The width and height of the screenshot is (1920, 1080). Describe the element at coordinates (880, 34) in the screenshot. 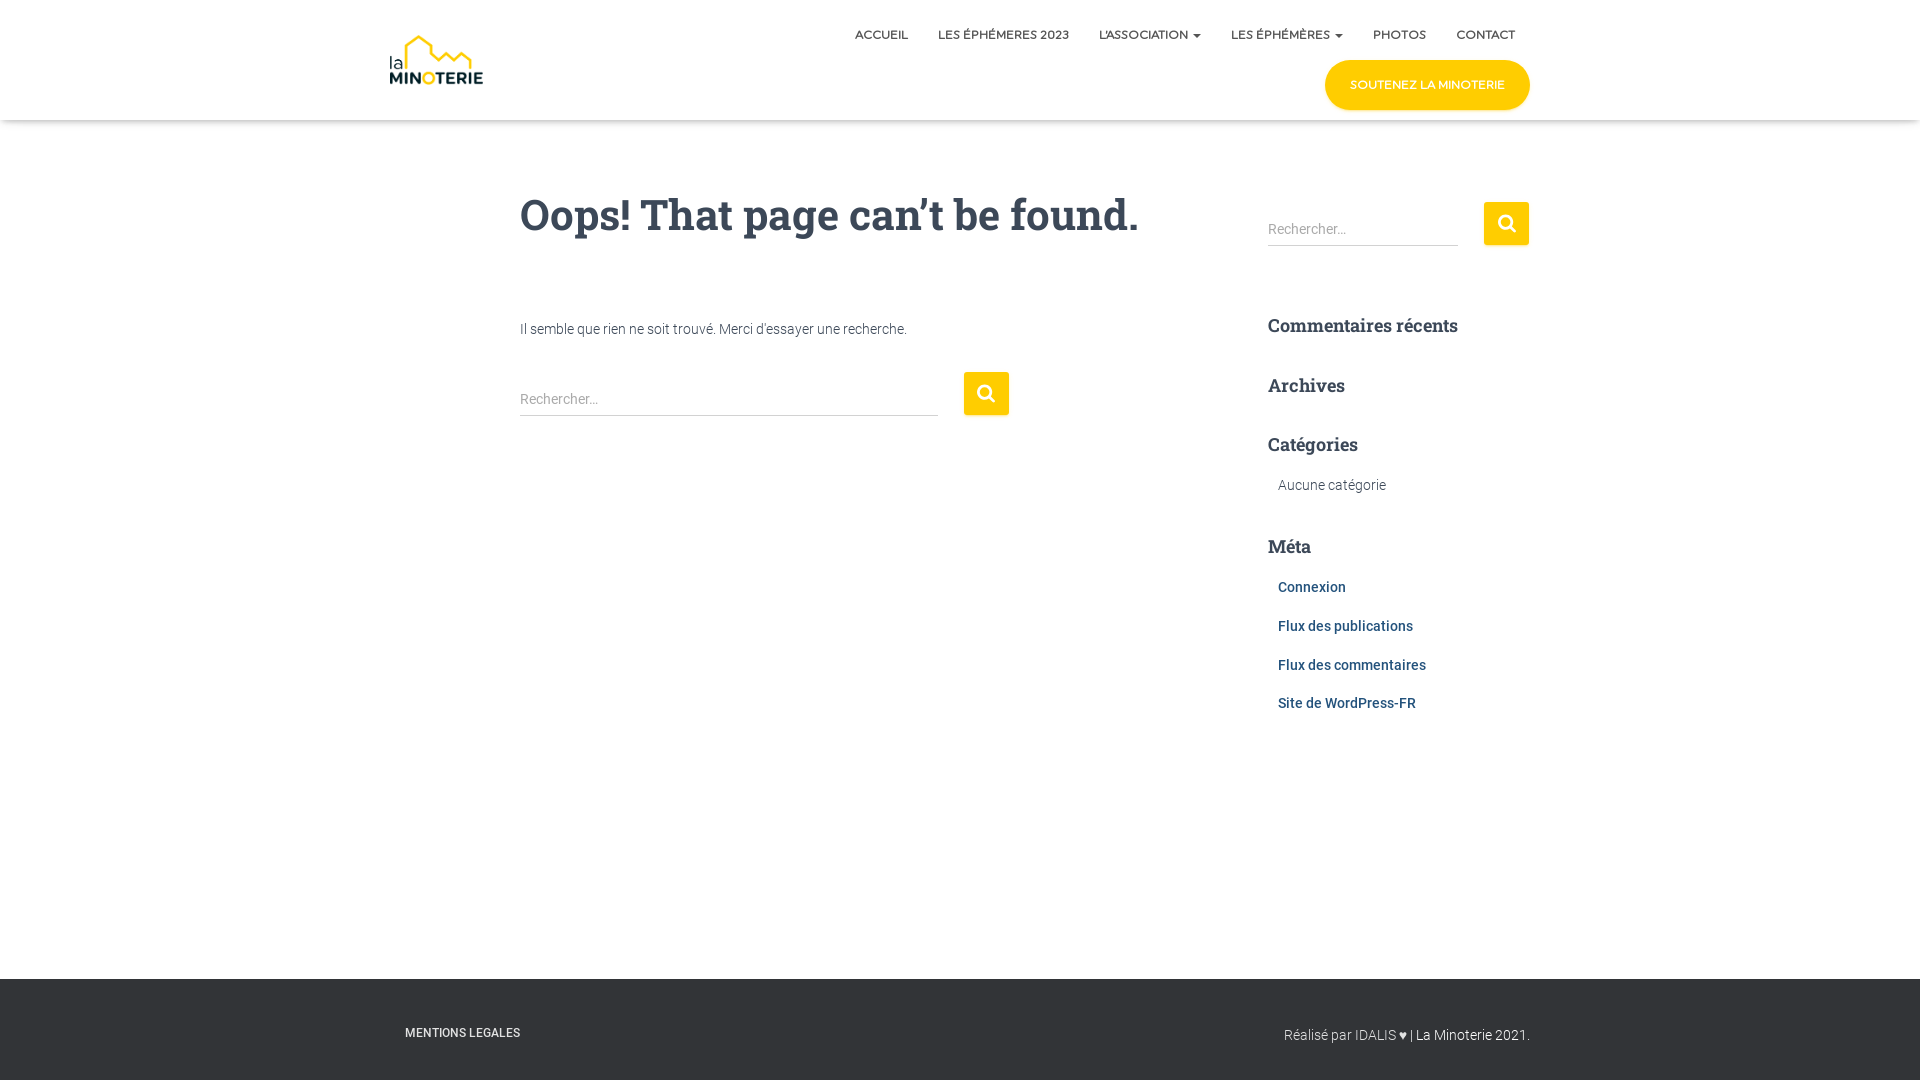

I see `'ACCUEIL'` at that location.